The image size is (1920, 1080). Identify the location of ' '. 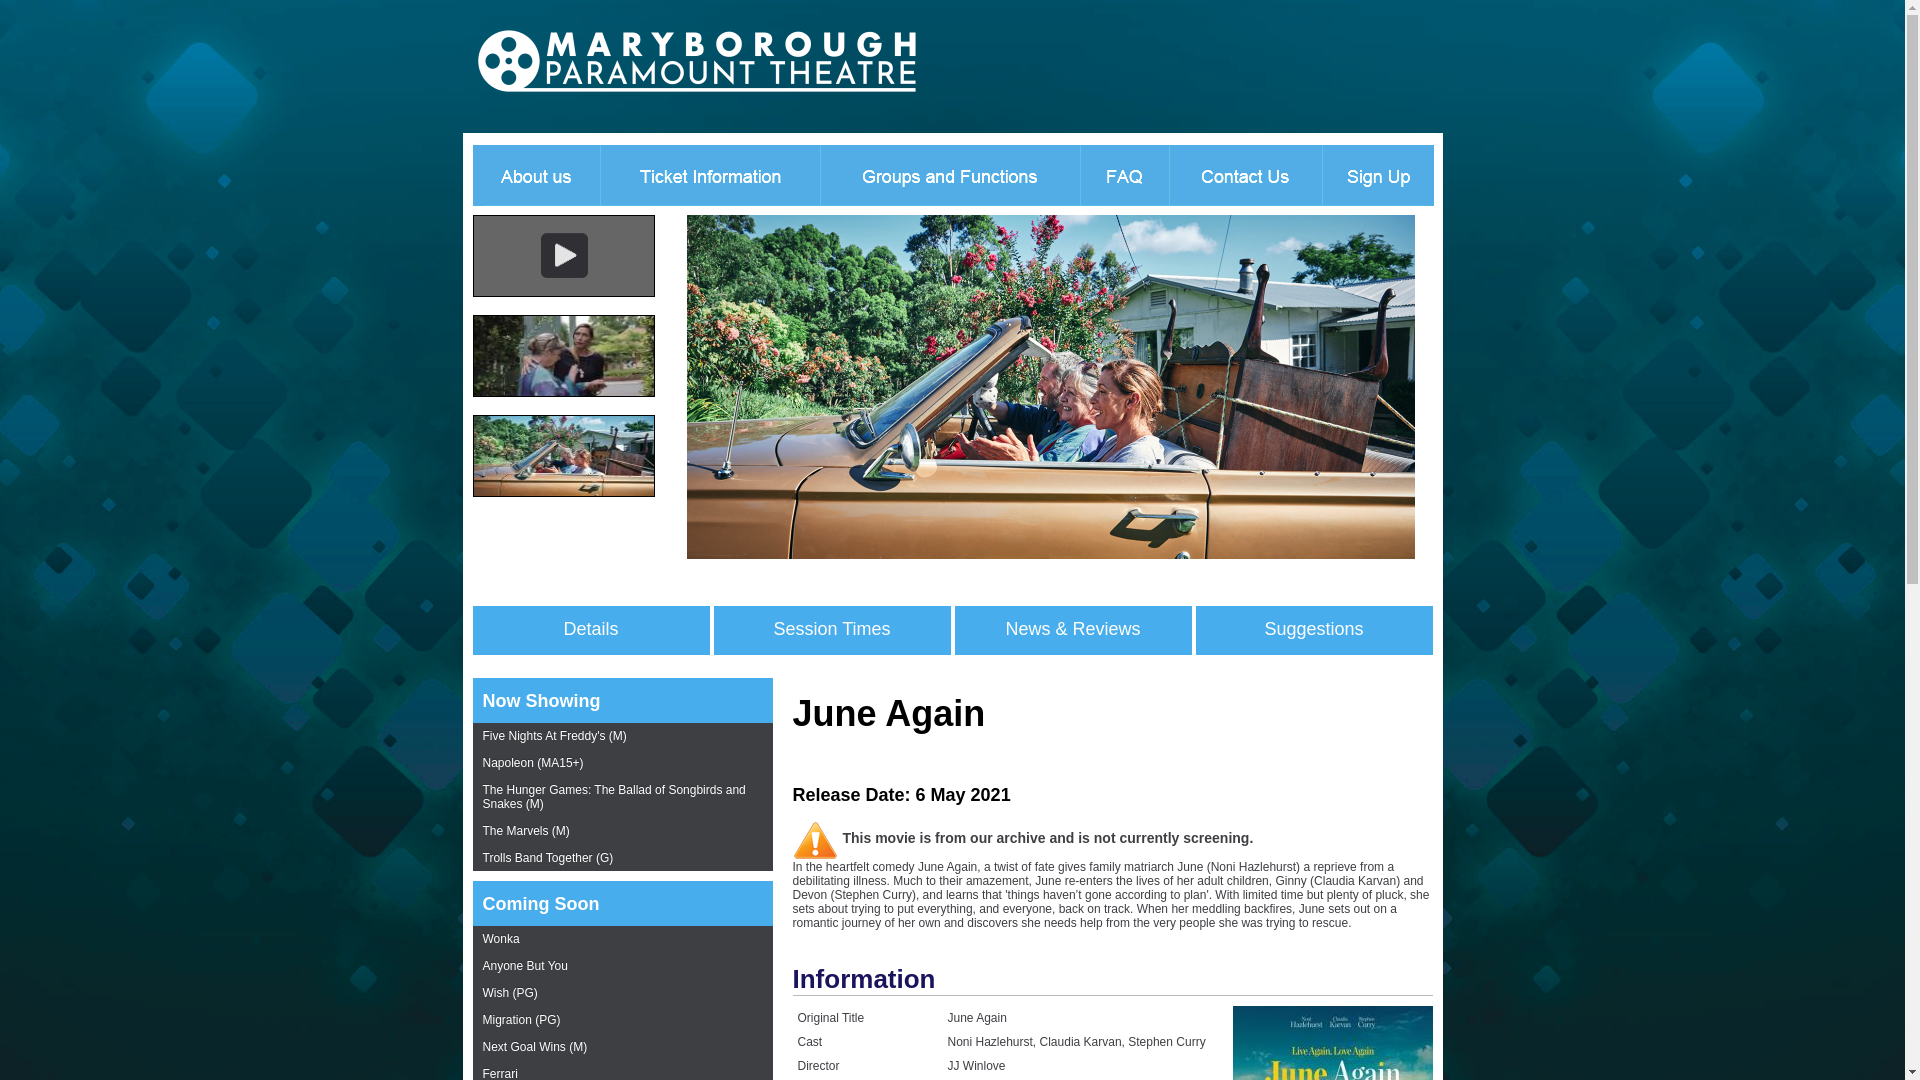
(583, 64).